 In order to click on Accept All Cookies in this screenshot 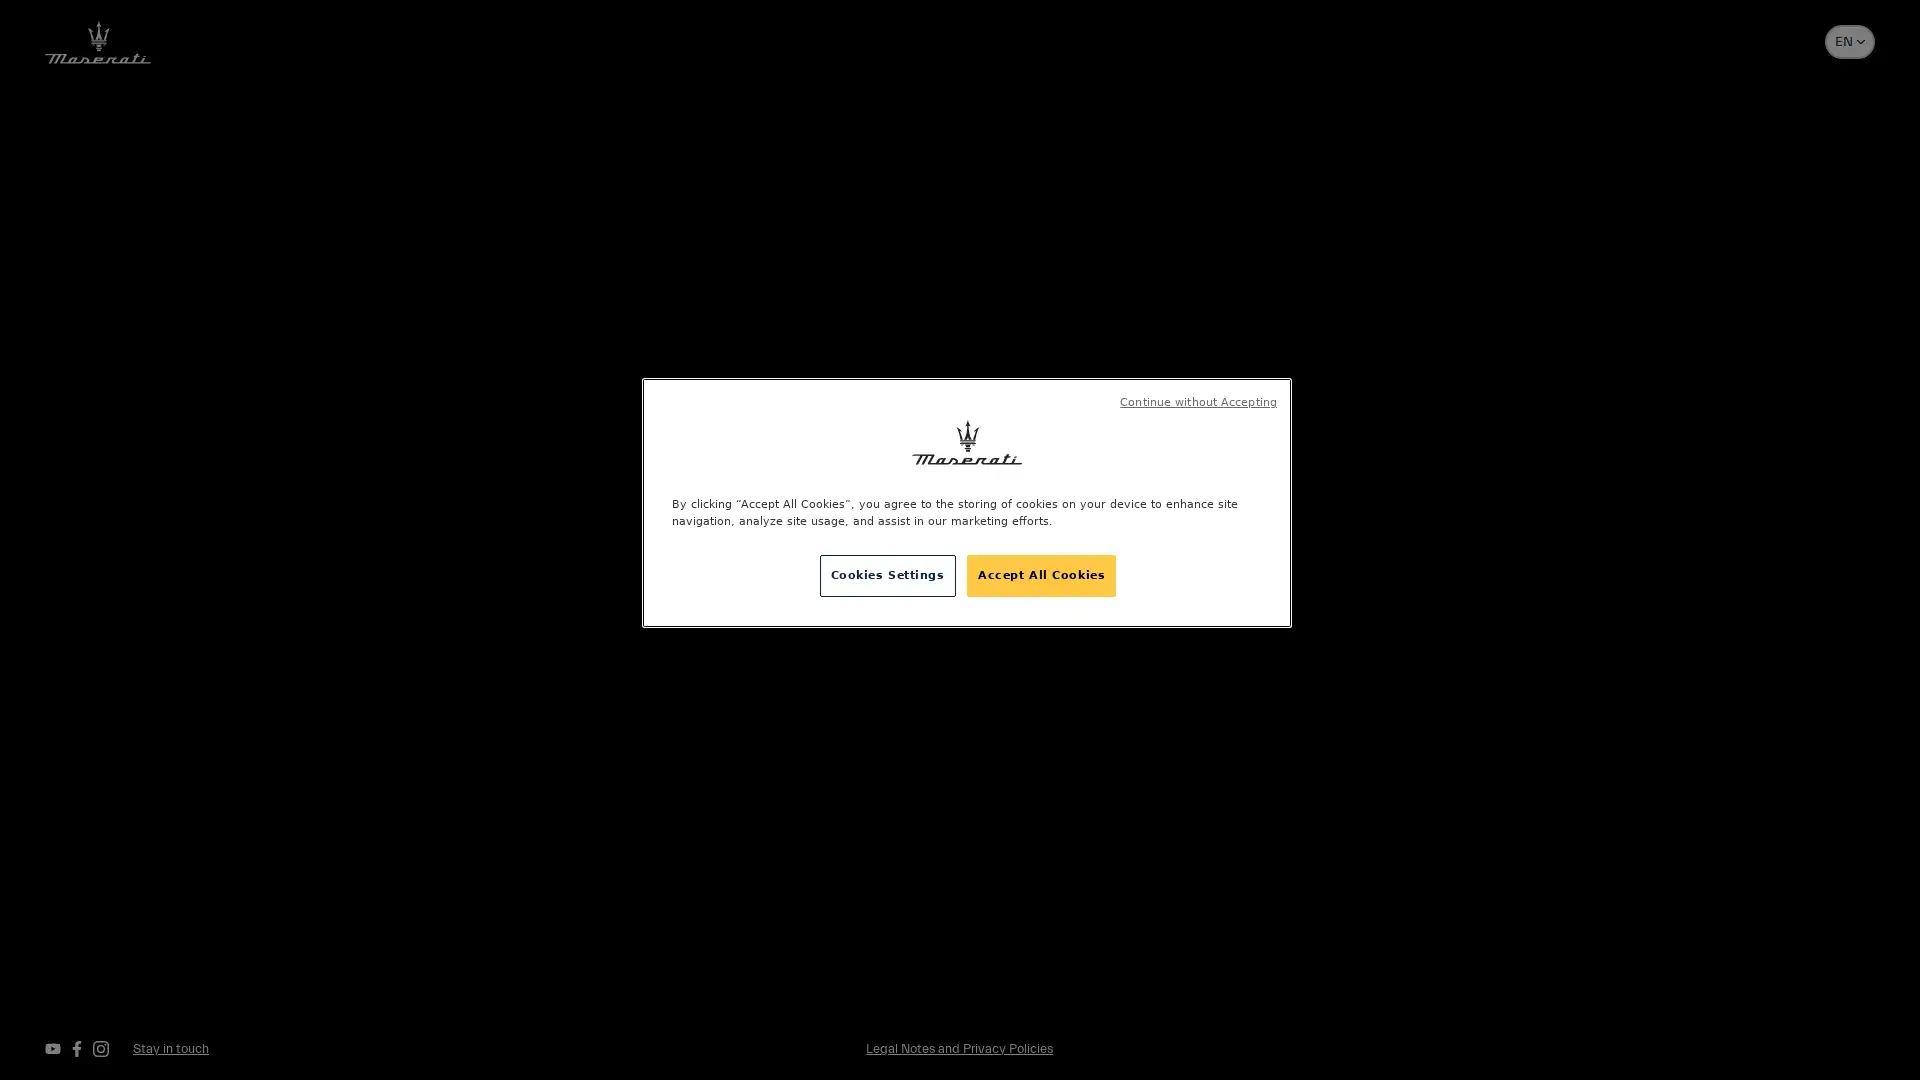, I will do `click(1040, 575)`.